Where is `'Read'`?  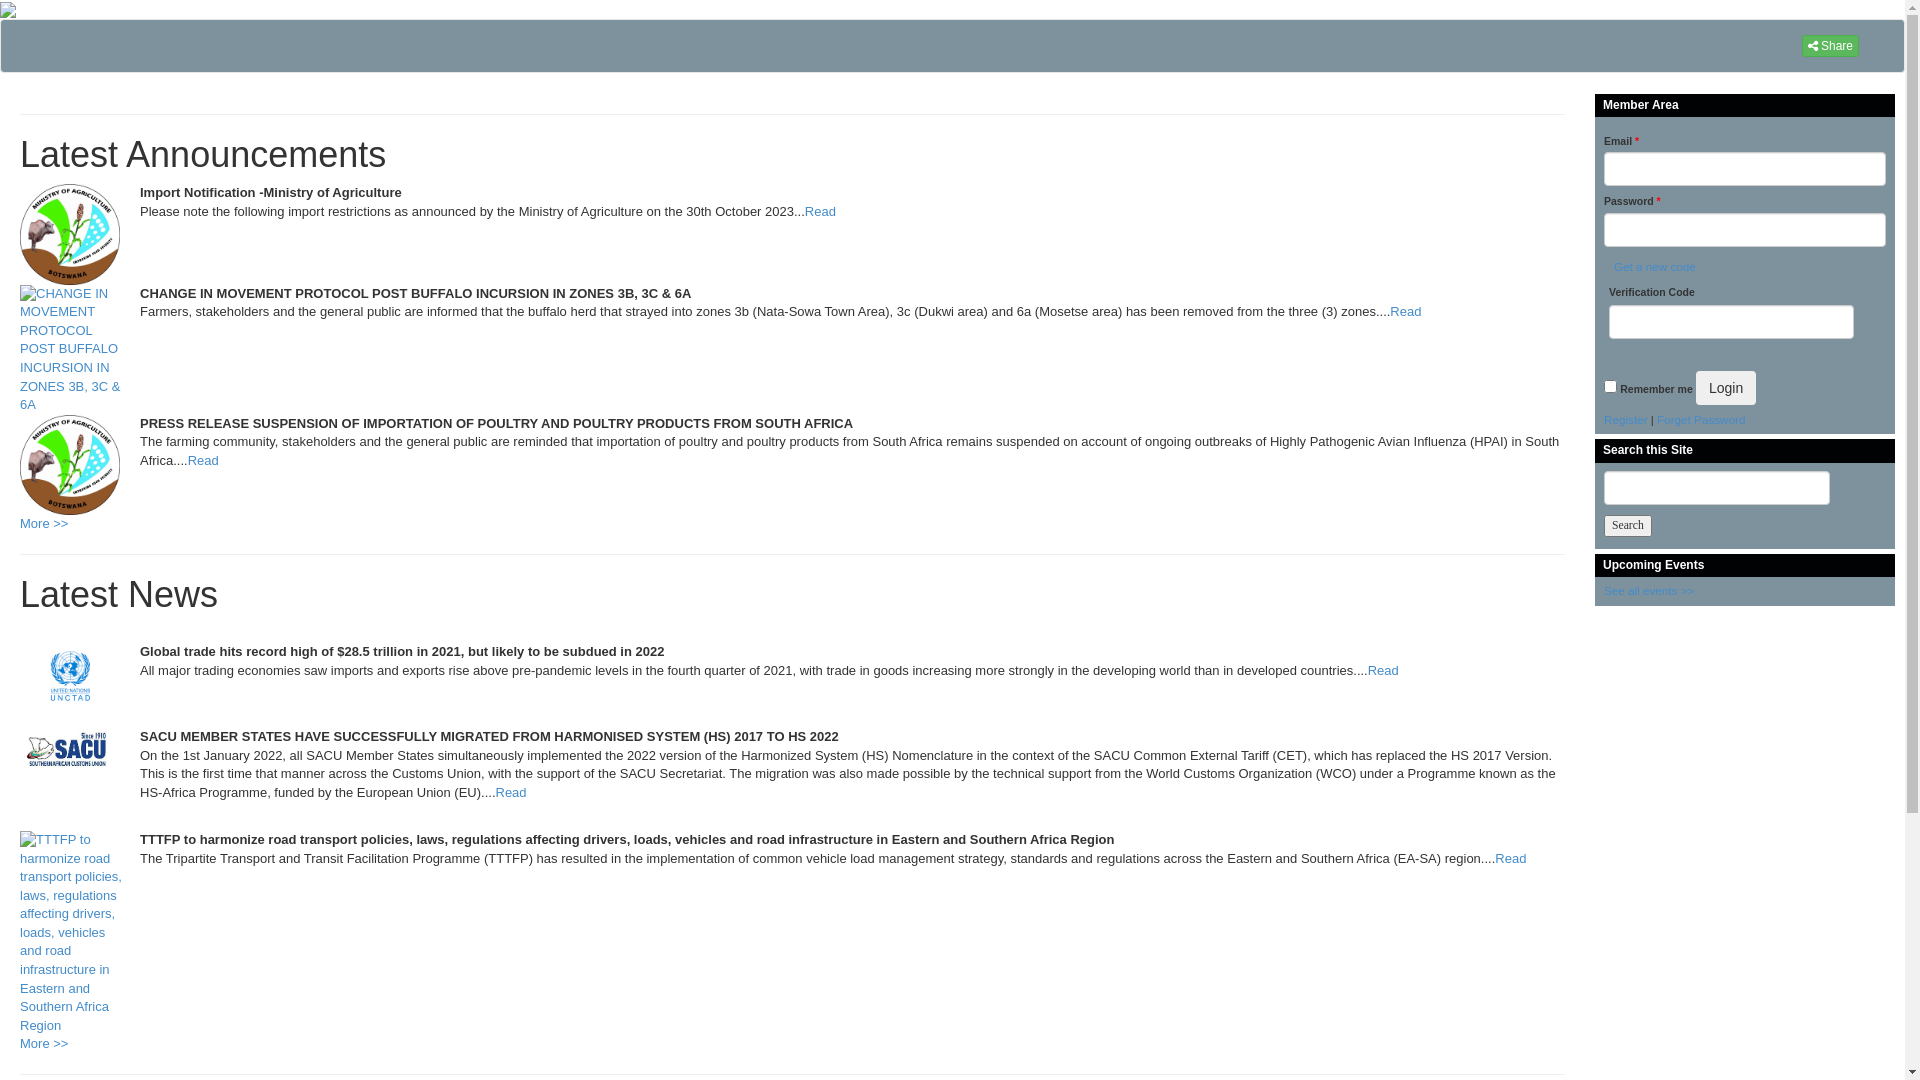
'Read' is located at coordinates (1382, 670).